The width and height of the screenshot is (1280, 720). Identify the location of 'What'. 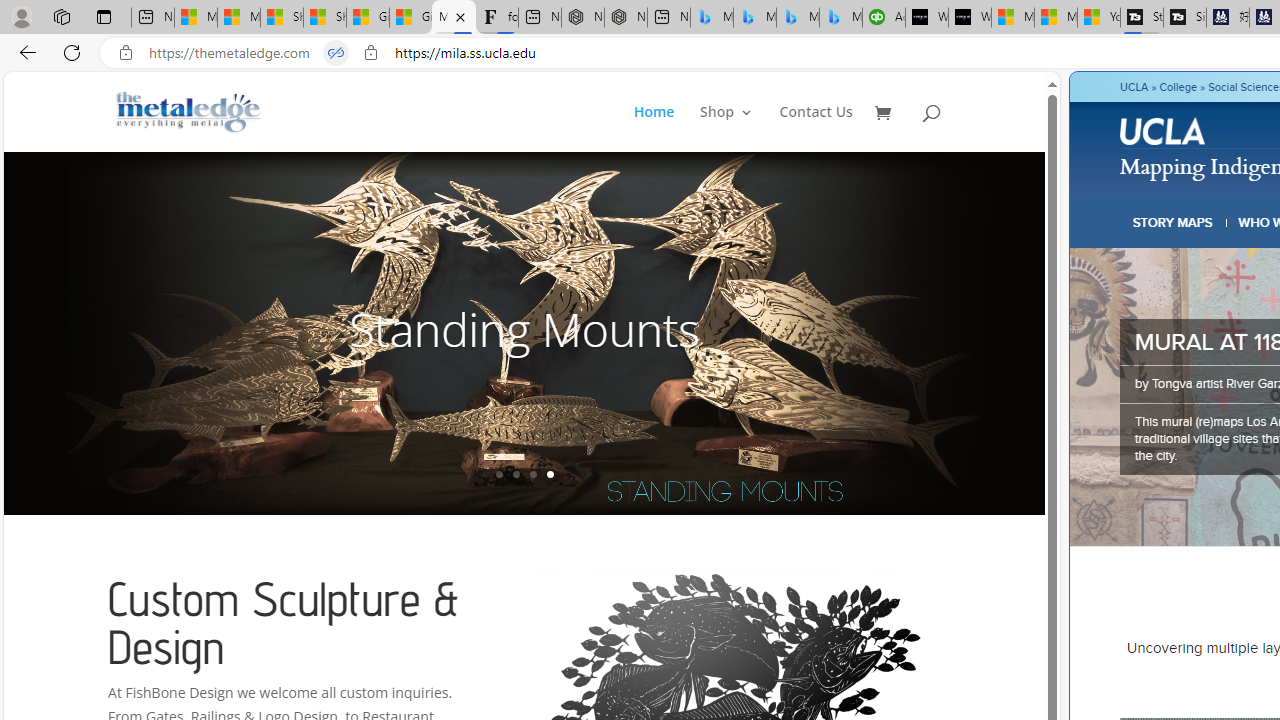
(969, 17).